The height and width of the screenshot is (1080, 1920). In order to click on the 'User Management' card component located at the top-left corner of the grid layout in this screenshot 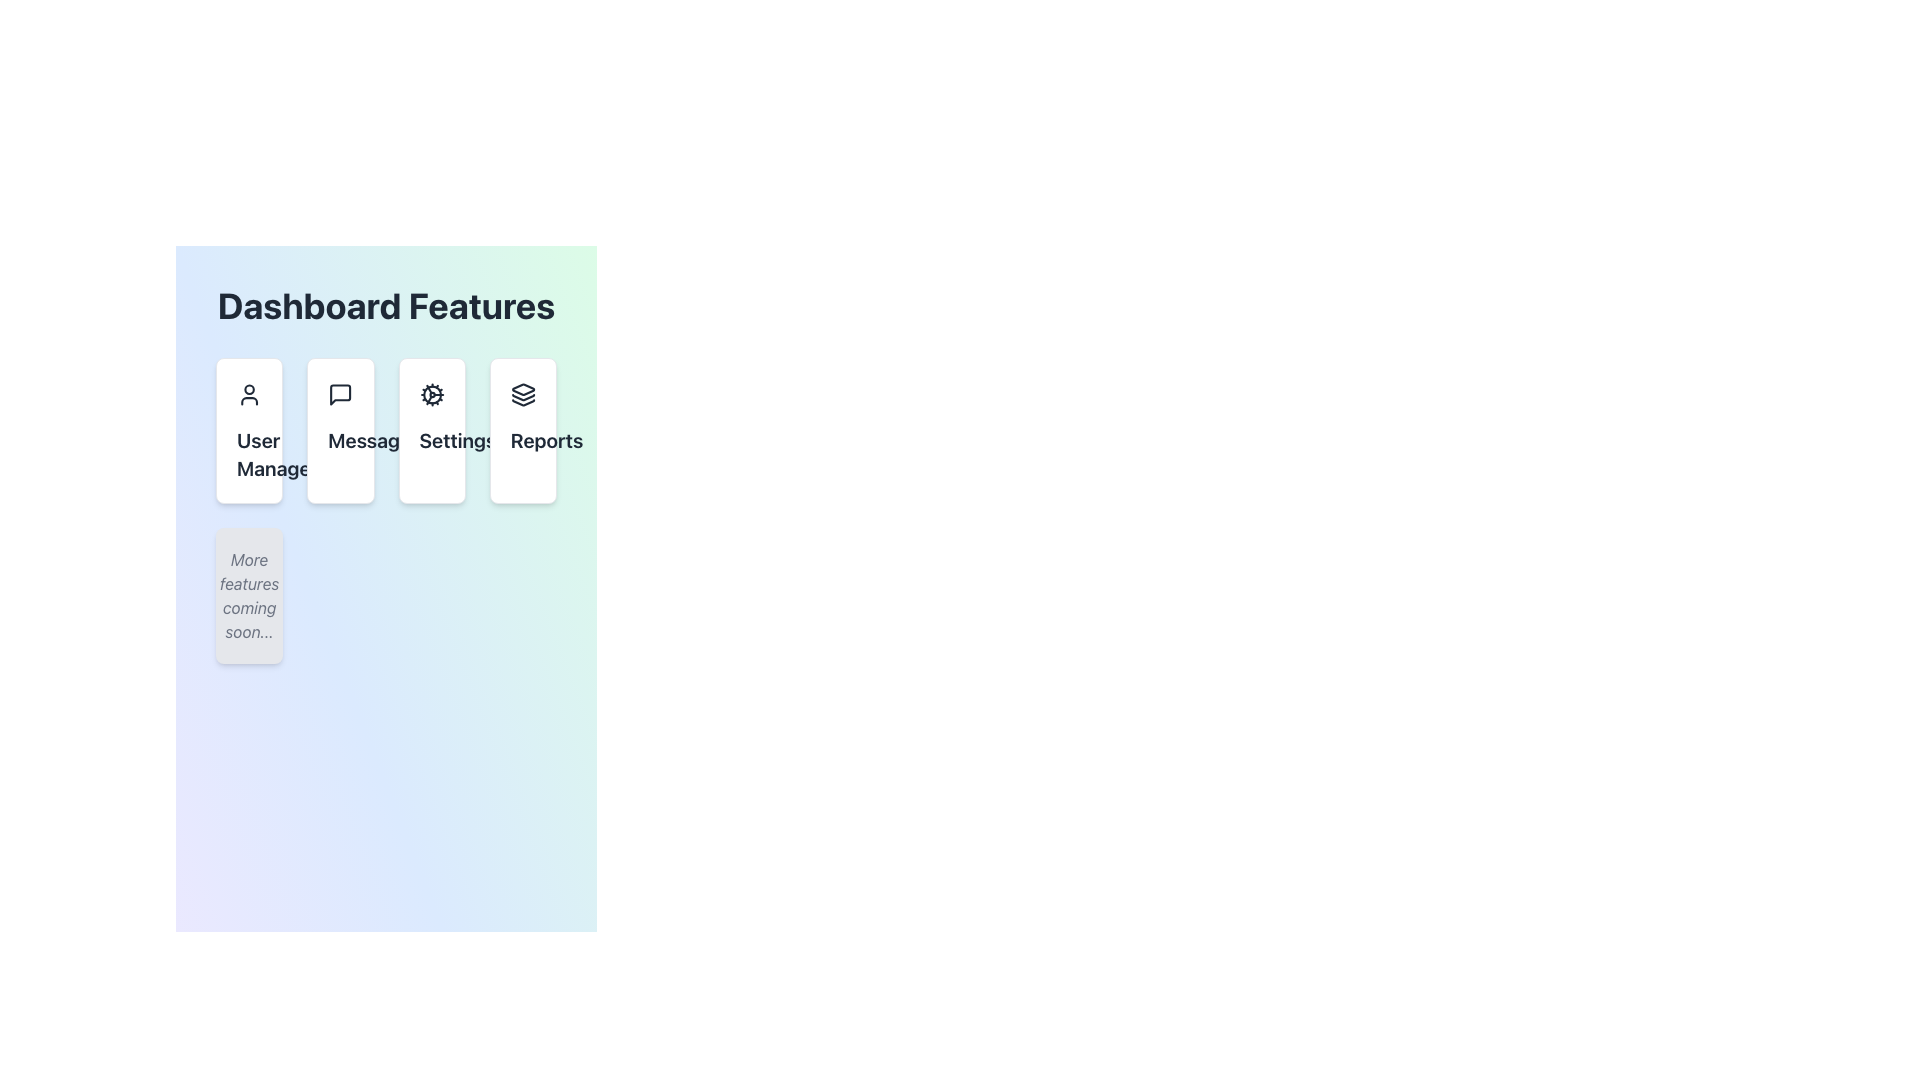, I will do `click(248, 430)`.